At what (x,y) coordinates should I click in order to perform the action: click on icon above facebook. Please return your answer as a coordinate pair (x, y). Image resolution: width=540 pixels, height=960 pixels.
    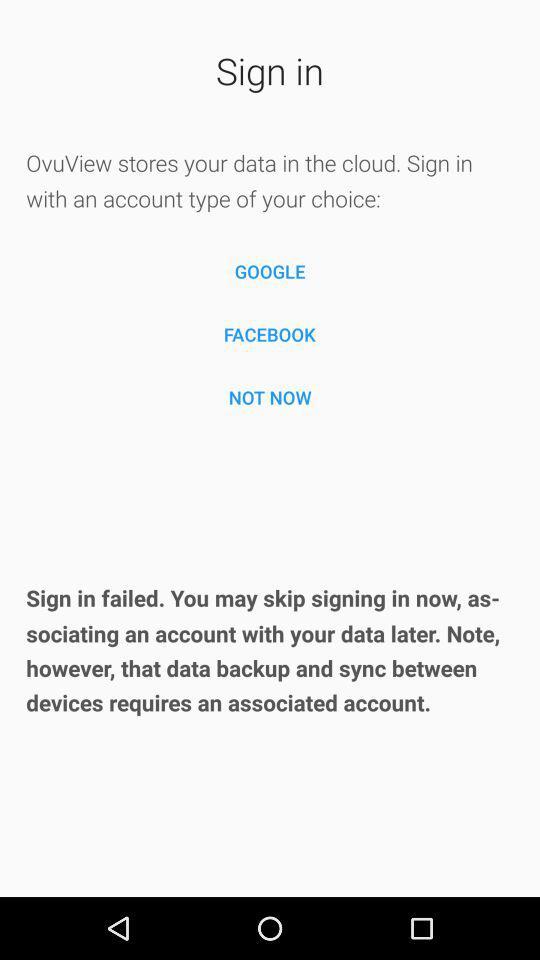
    Looking at the image, I should click on (270, 270).